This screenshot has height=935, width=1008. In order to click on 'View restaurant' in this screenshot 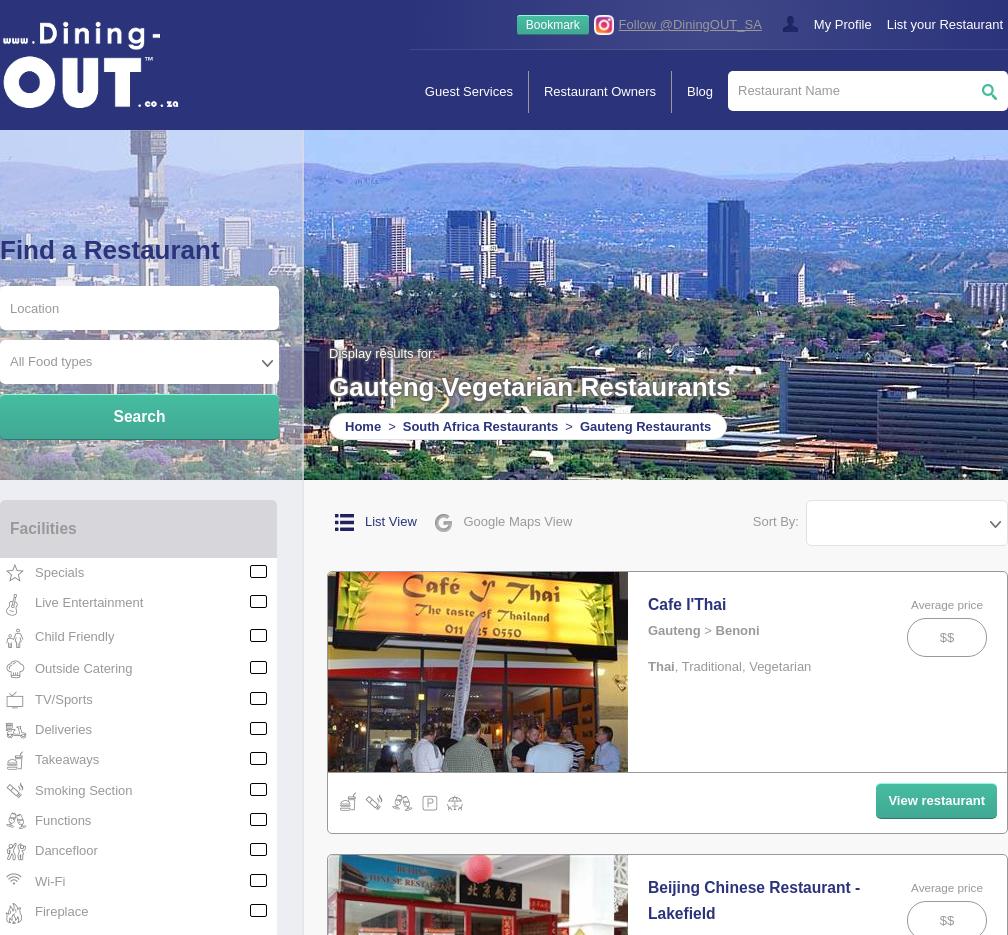, I will do `click(888, 799)`.